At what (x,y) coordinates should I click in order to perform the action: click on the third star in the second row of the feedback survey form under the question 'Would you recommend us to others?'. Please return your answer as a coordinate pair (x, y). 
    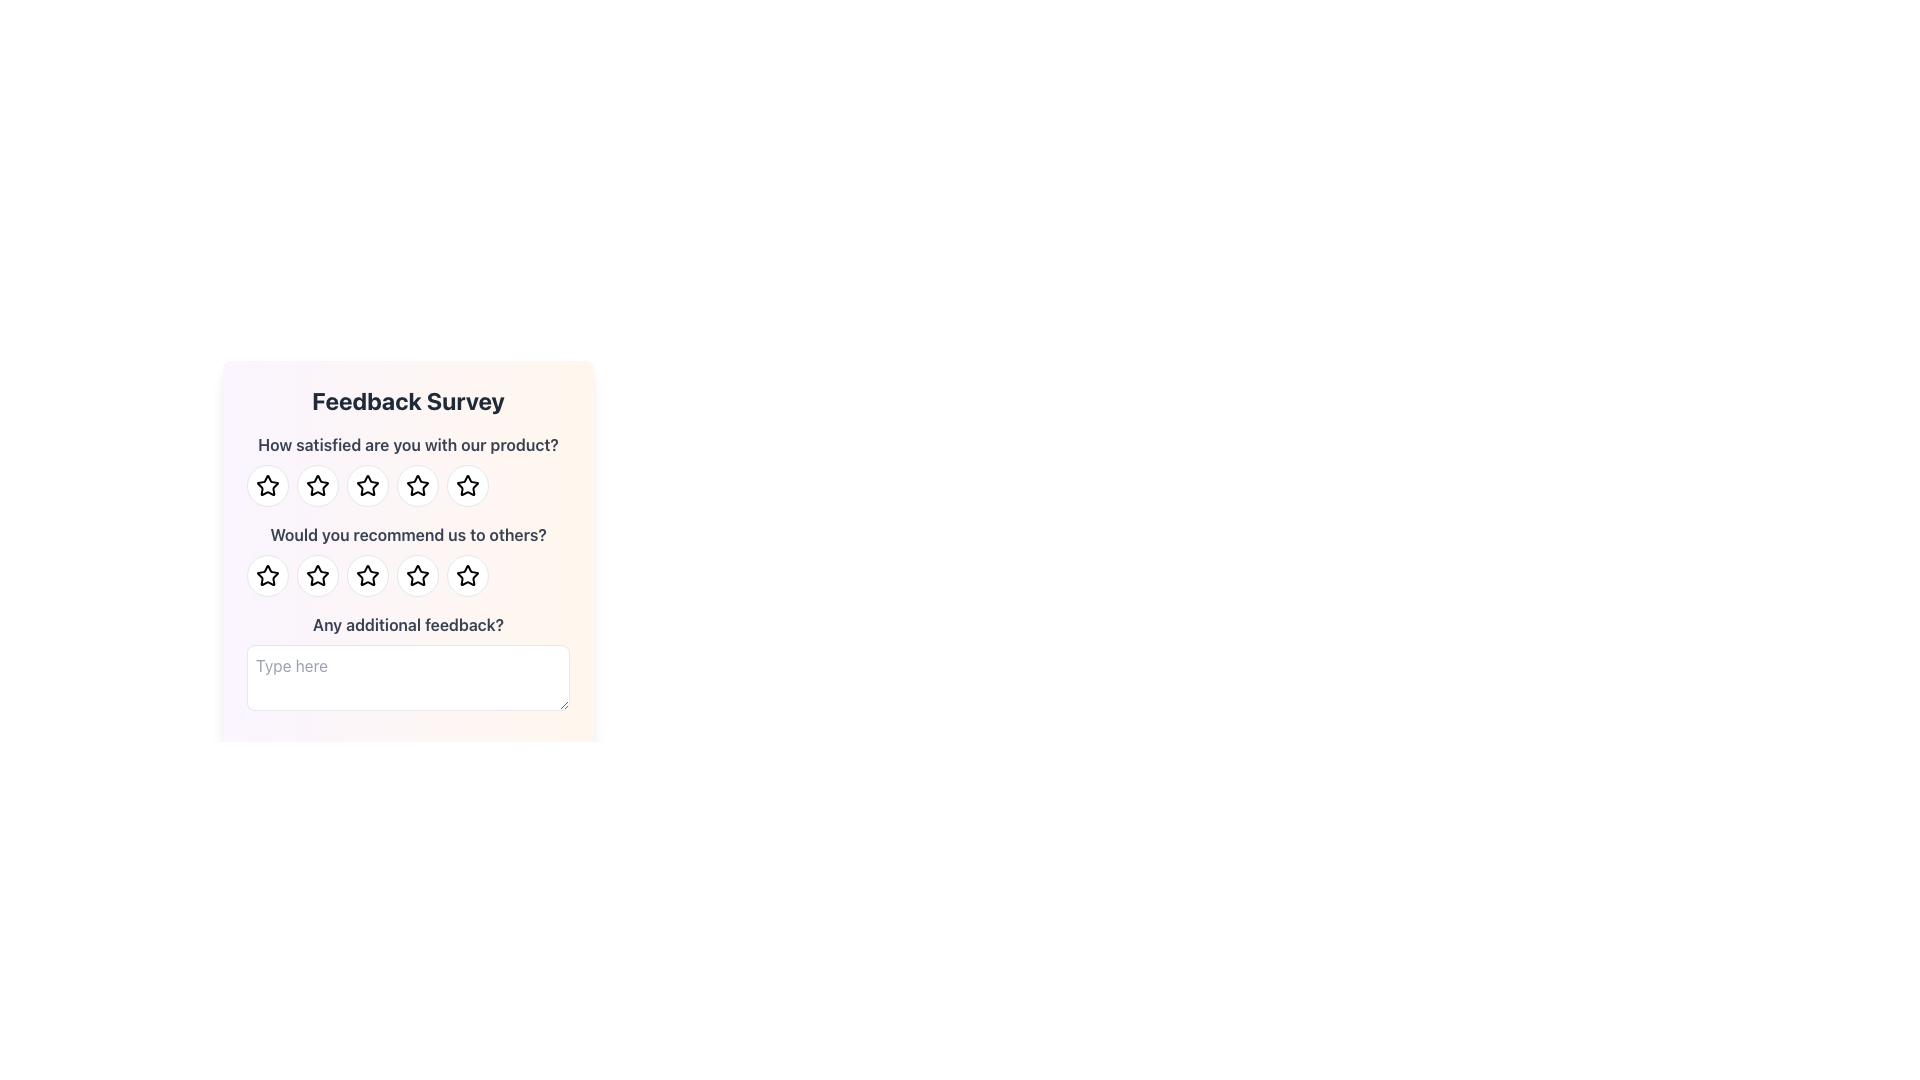
    Looking at the image, I should click on (416, 575).